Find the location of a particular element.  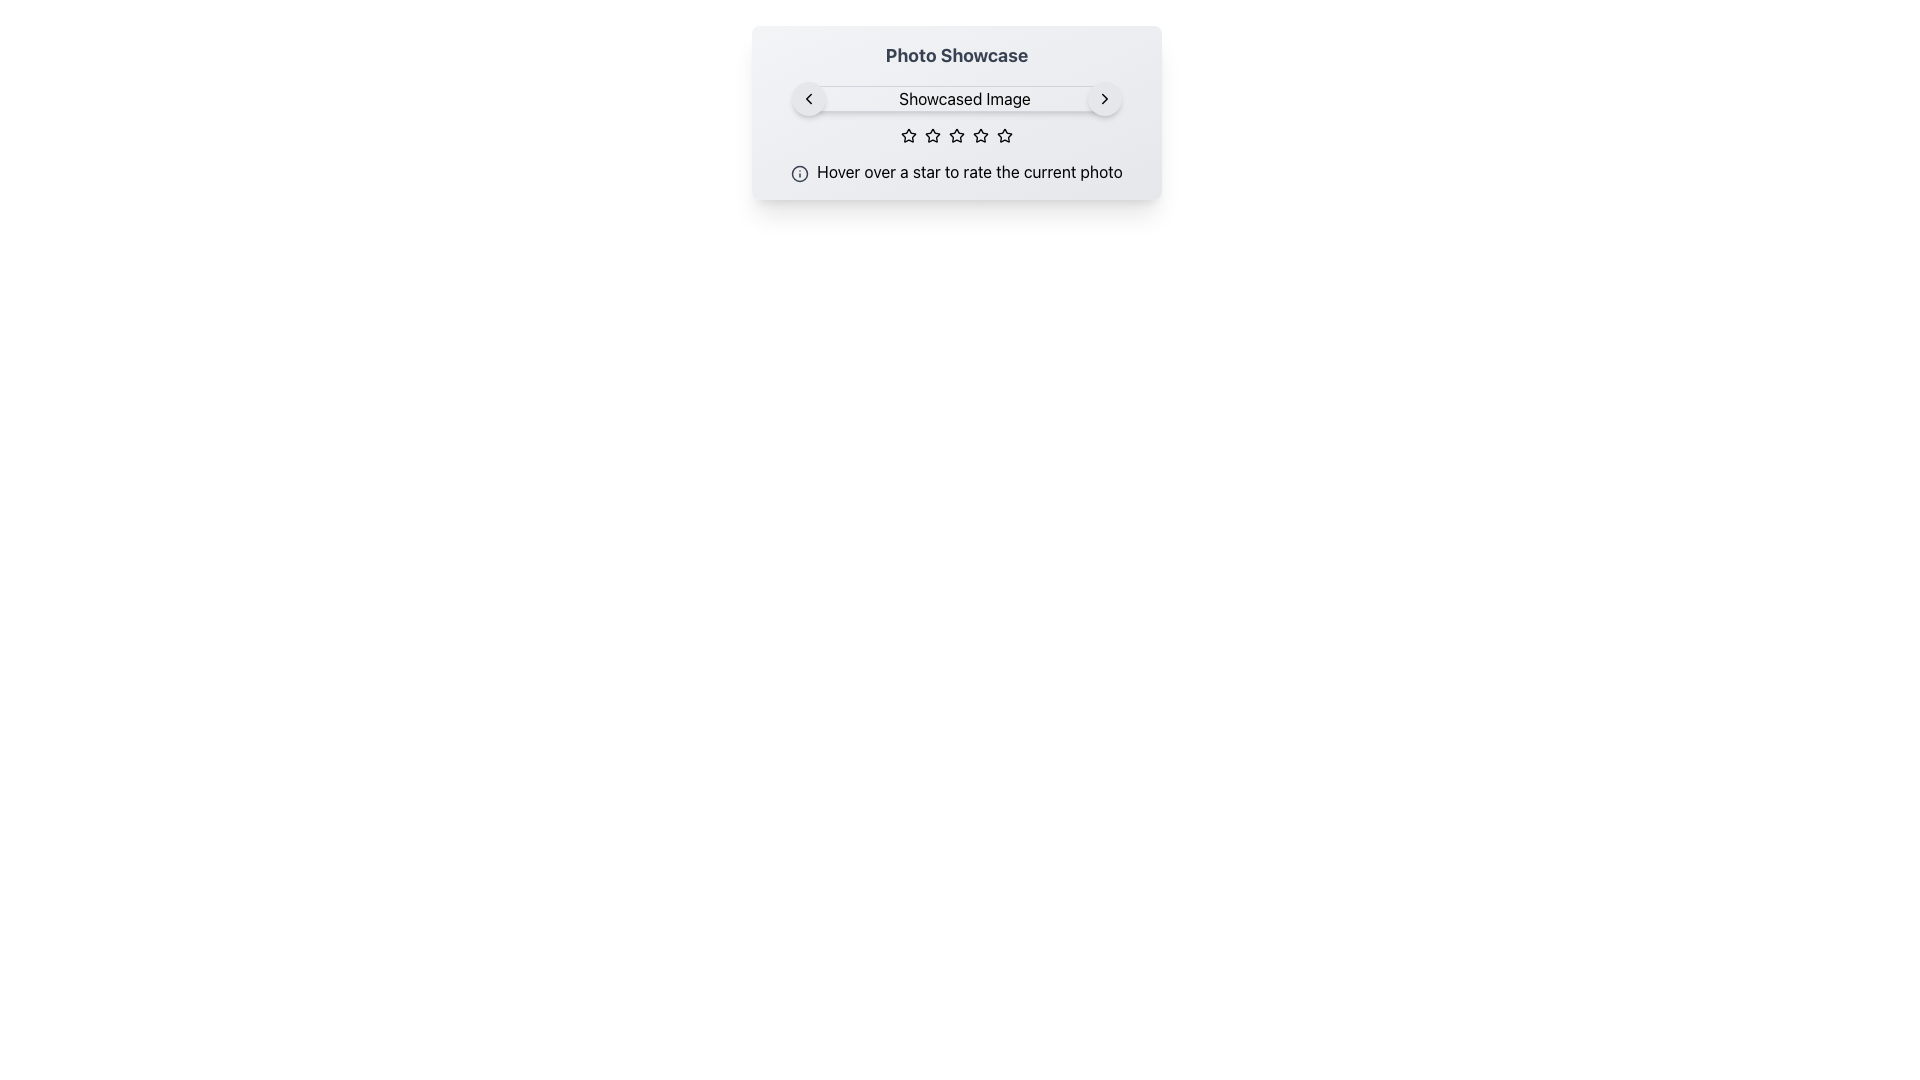

the first star icon in the rating system, which is outlined with a black stroke and positioned among other similar star icons in the photo showcase UI is located at coordinates (931, 135).